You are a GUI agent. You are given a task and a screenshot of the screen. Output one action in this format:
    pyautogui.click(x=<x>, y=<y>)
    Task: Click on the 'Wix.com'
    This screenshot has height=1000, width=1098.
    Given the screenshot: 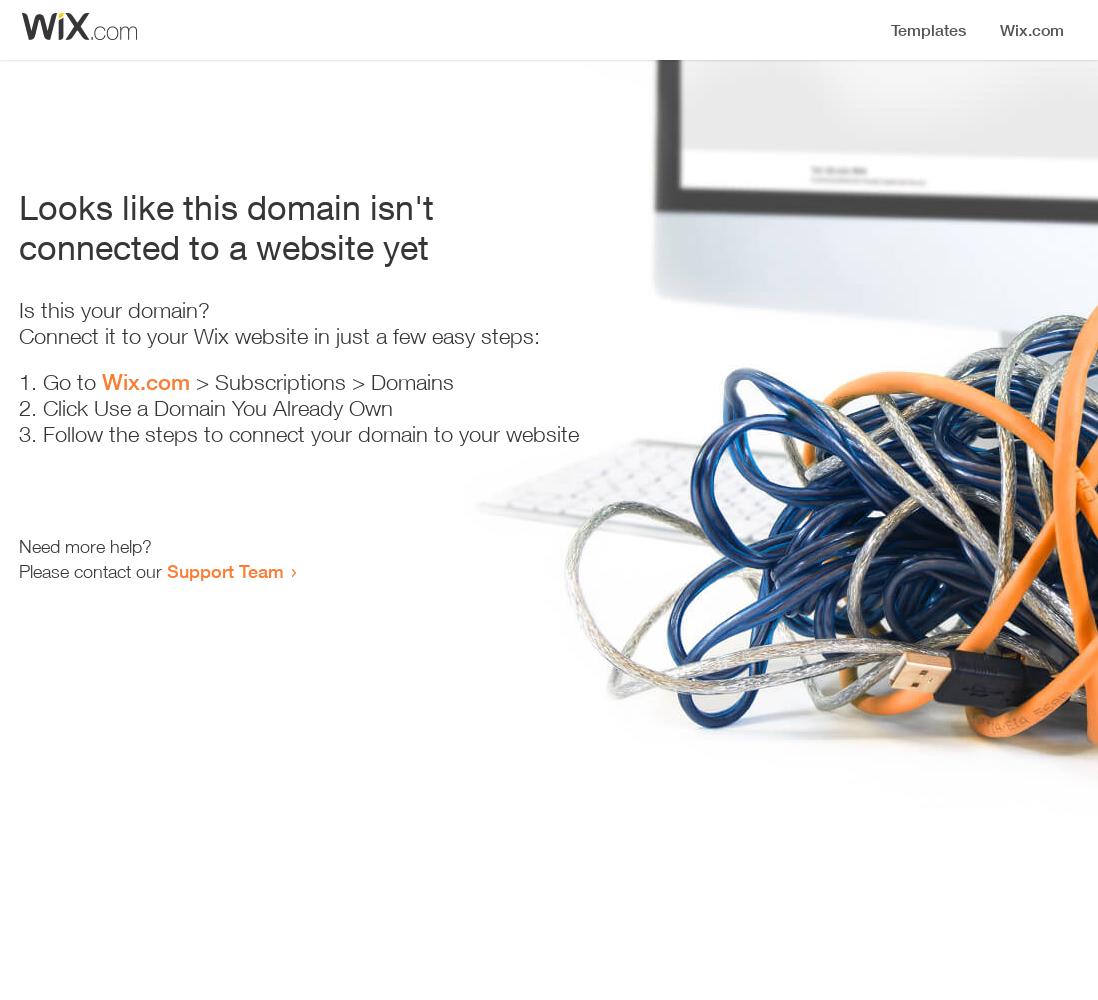 What is the action you would take?
    pyautogui.click(x=146, y=382)
    